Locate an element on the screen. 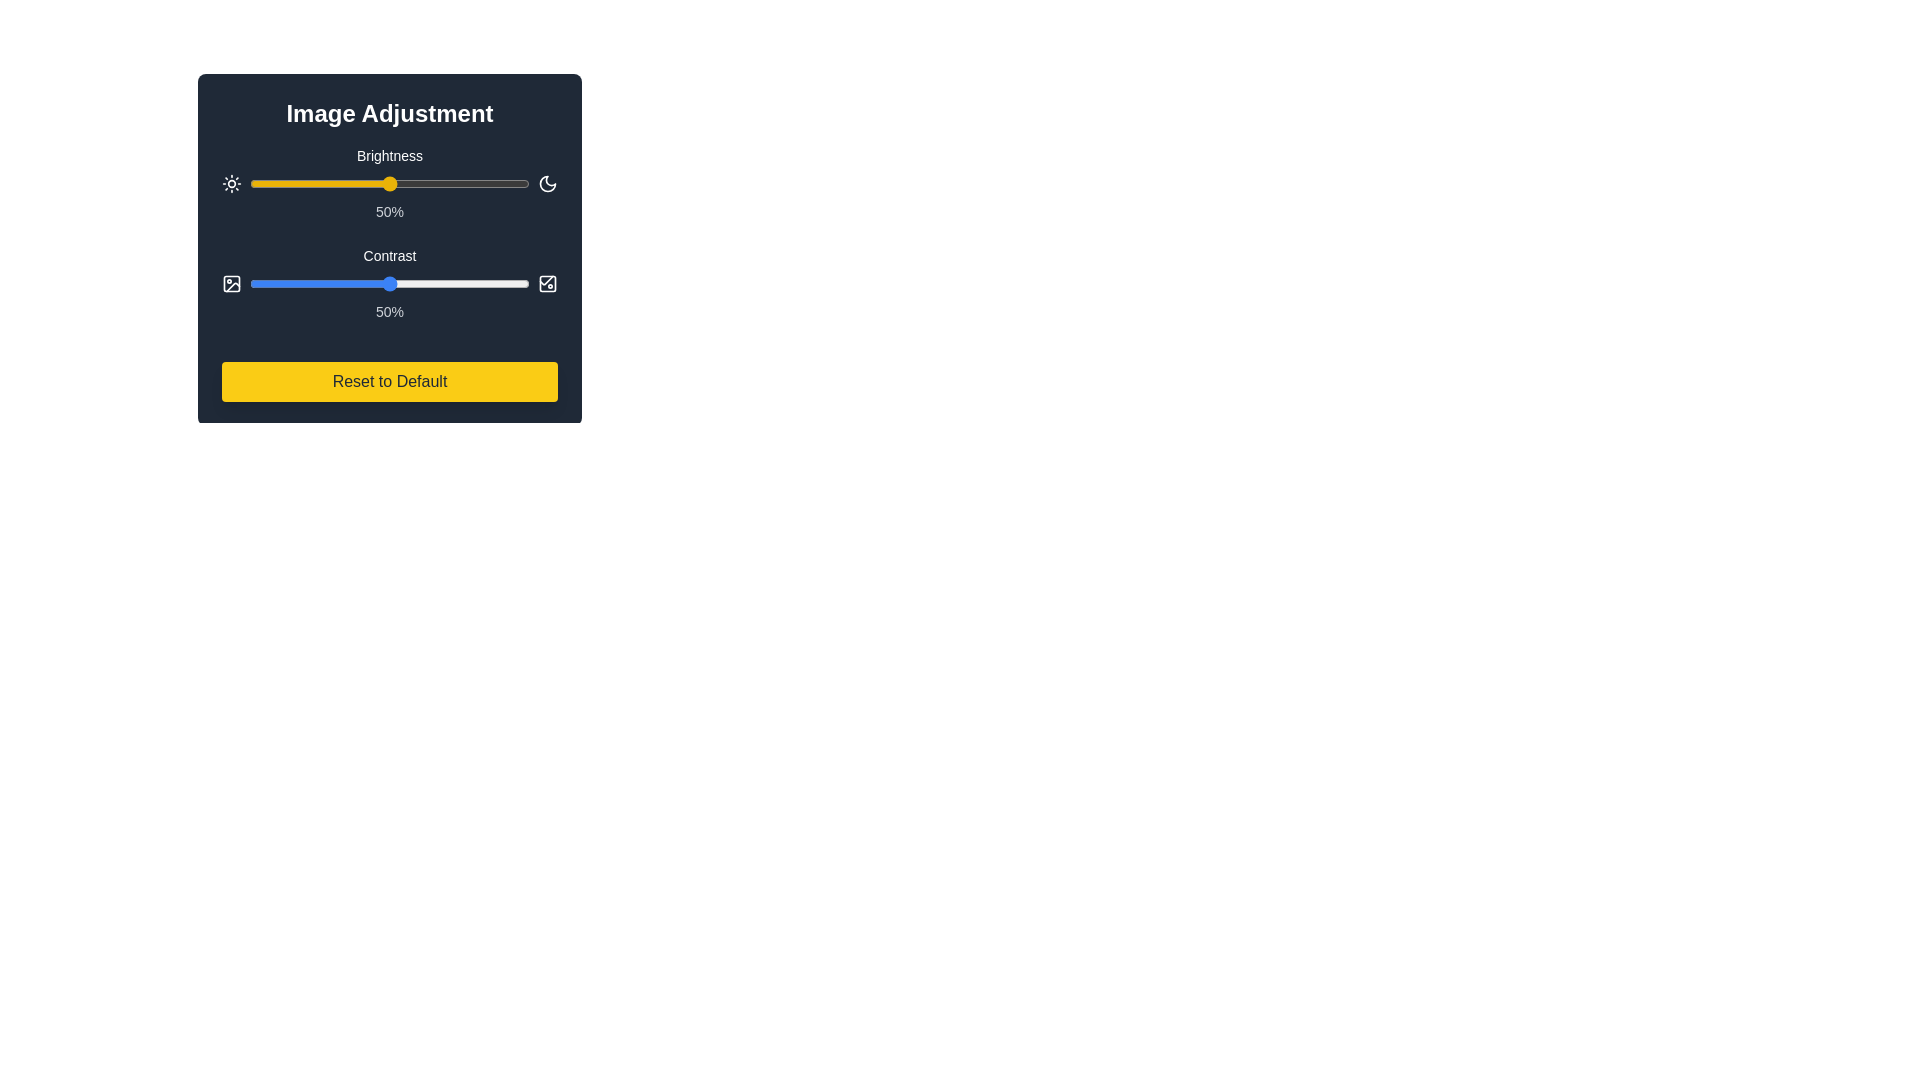  the contrast level is located at coordinates (467, 284).